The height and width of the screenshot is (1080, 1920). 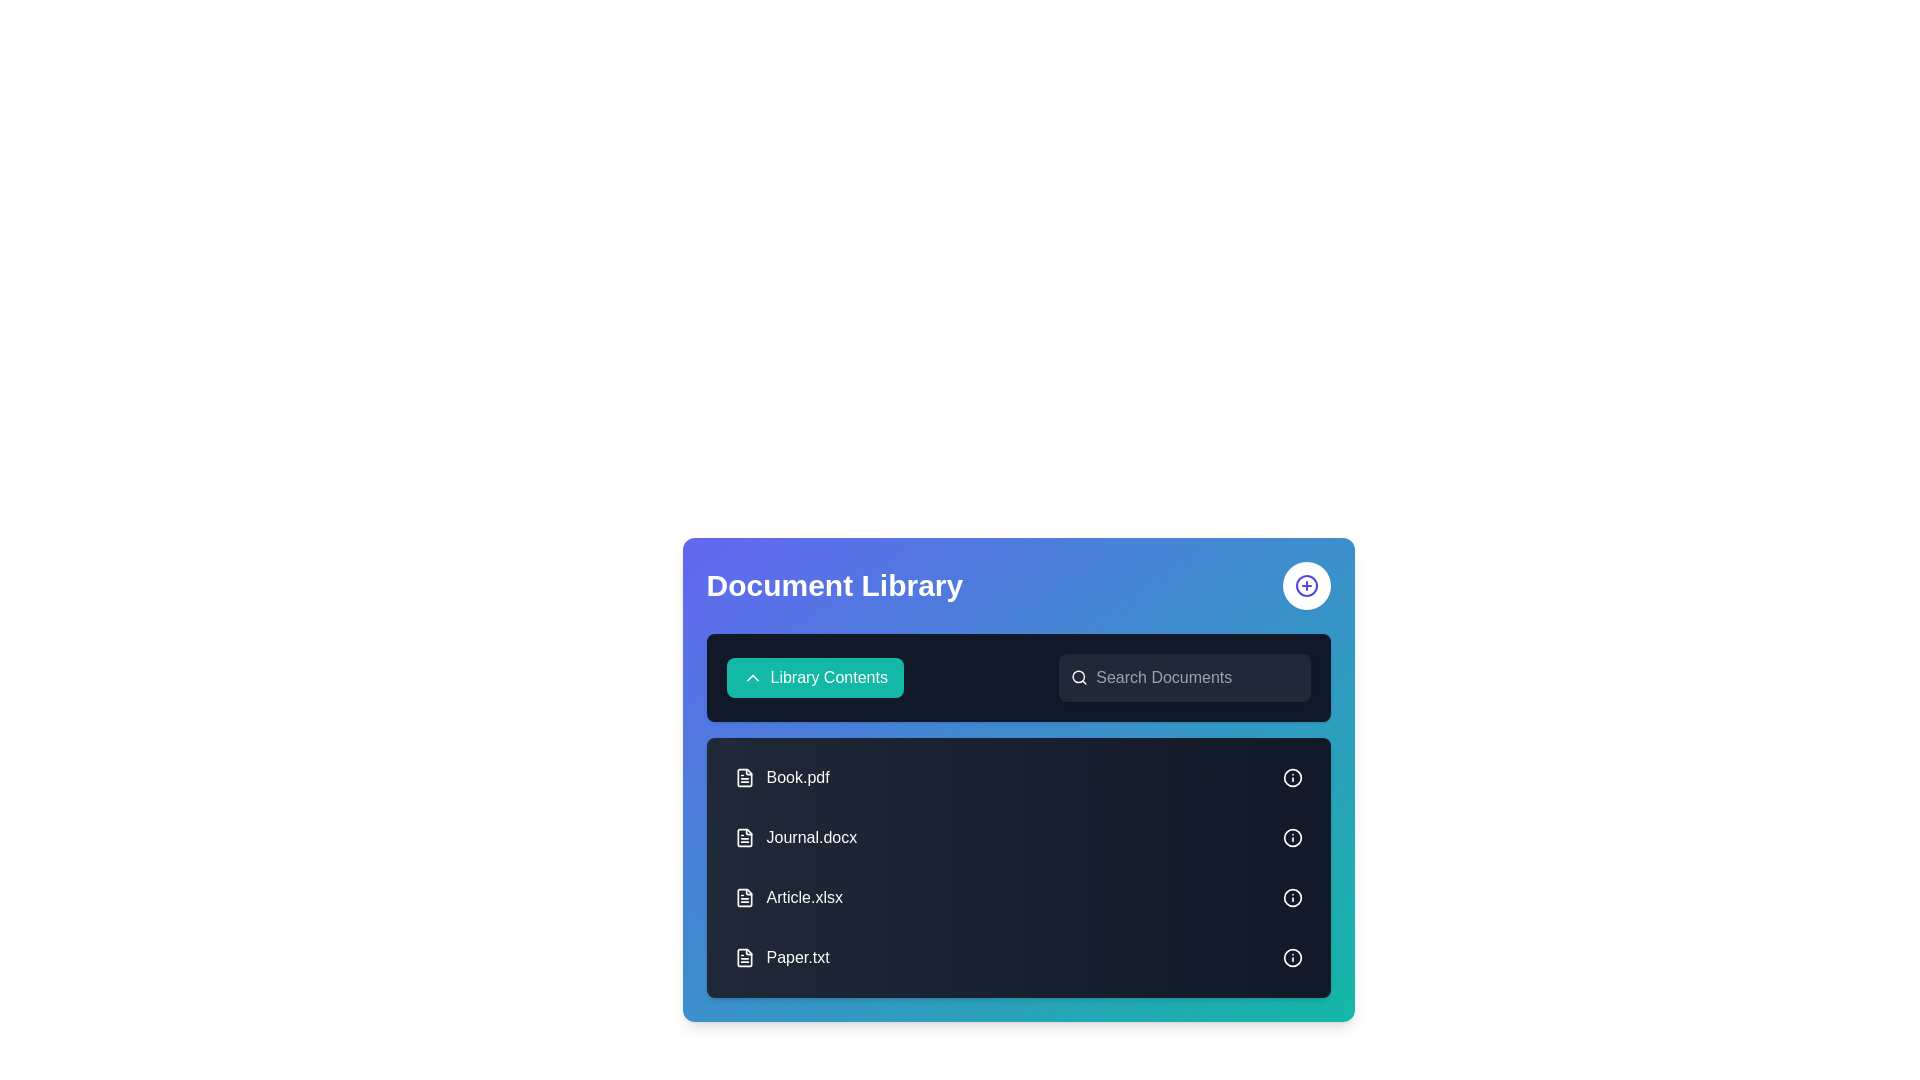 What do you see at coordinates (743, 897) in the screenshot?
I see `the rectangular document icon with a folded top-right corner, which is part of the third item labeled 'Article.xlsx' in the 'Document Library' section` at bounding box center [743, 897].